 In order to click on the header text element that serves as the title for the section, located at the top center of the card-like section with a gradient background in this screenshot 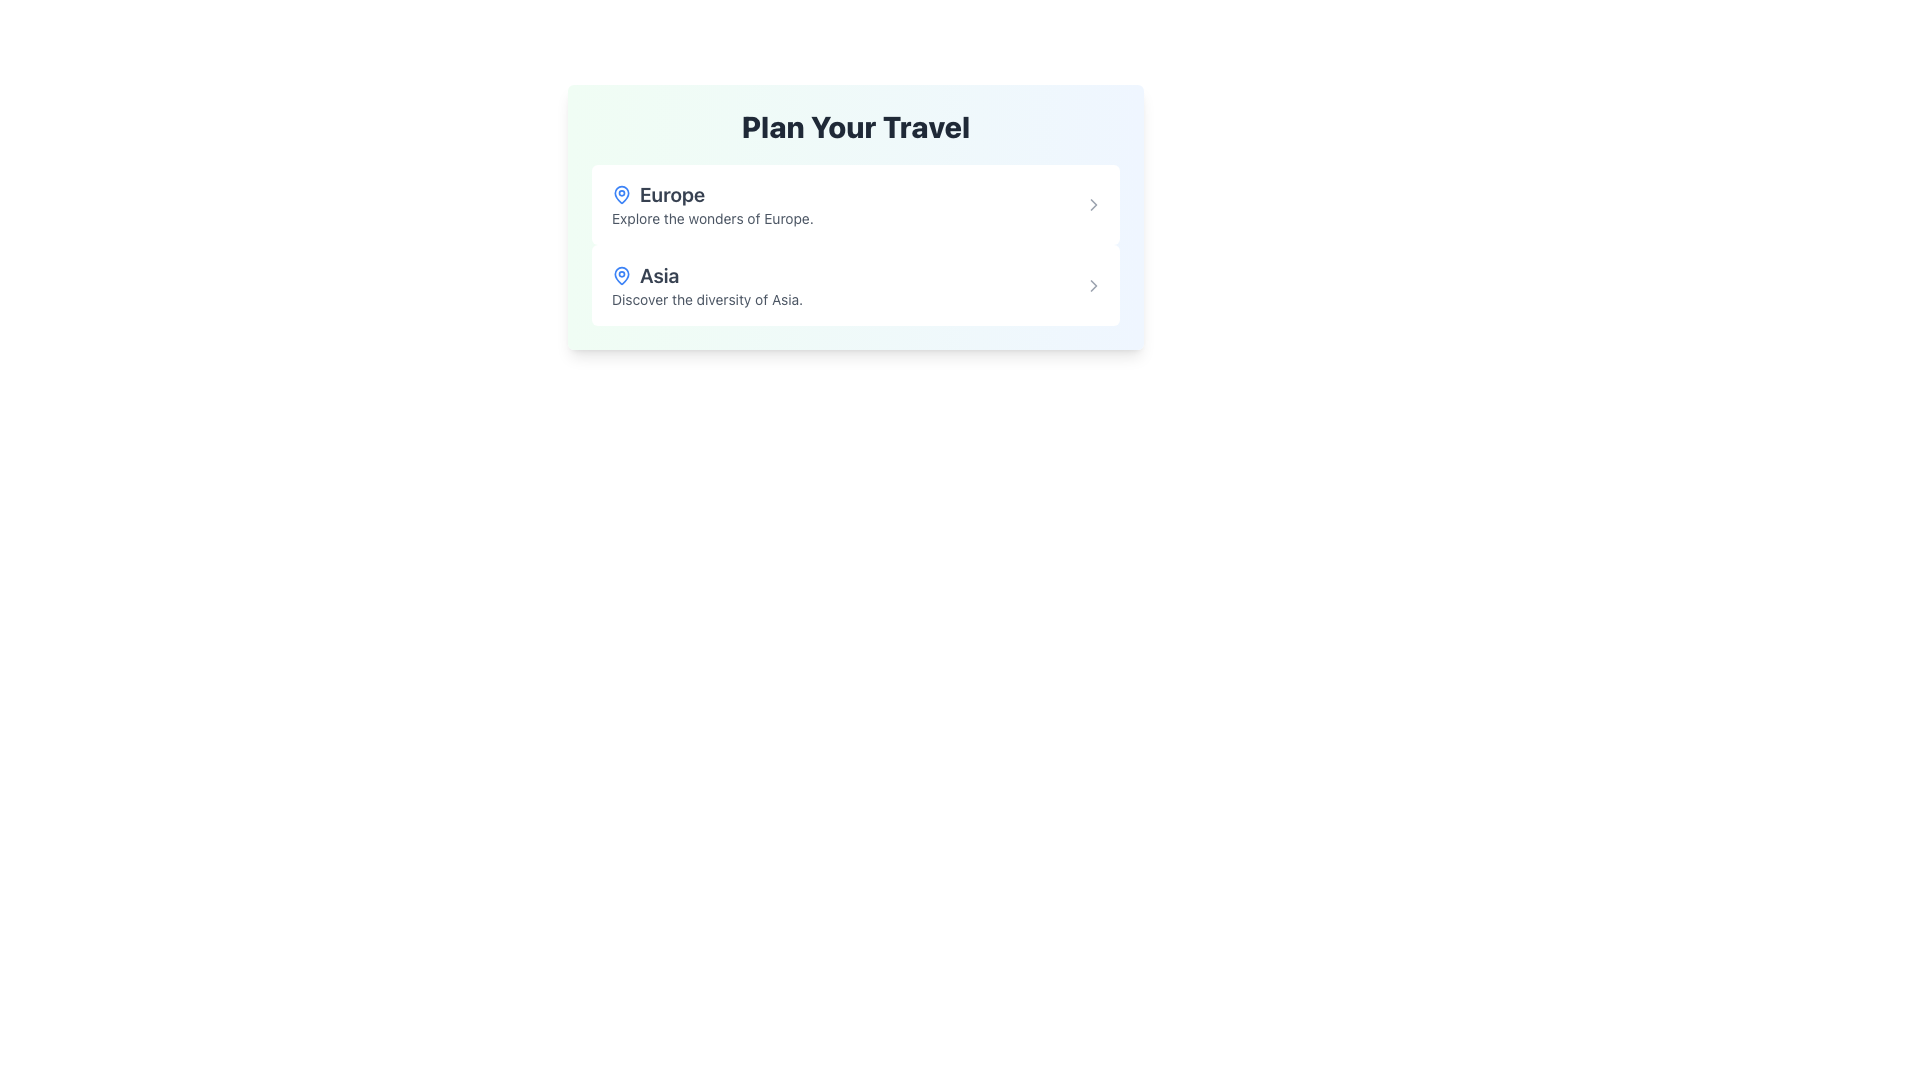, I will do `click(855, 127)`.